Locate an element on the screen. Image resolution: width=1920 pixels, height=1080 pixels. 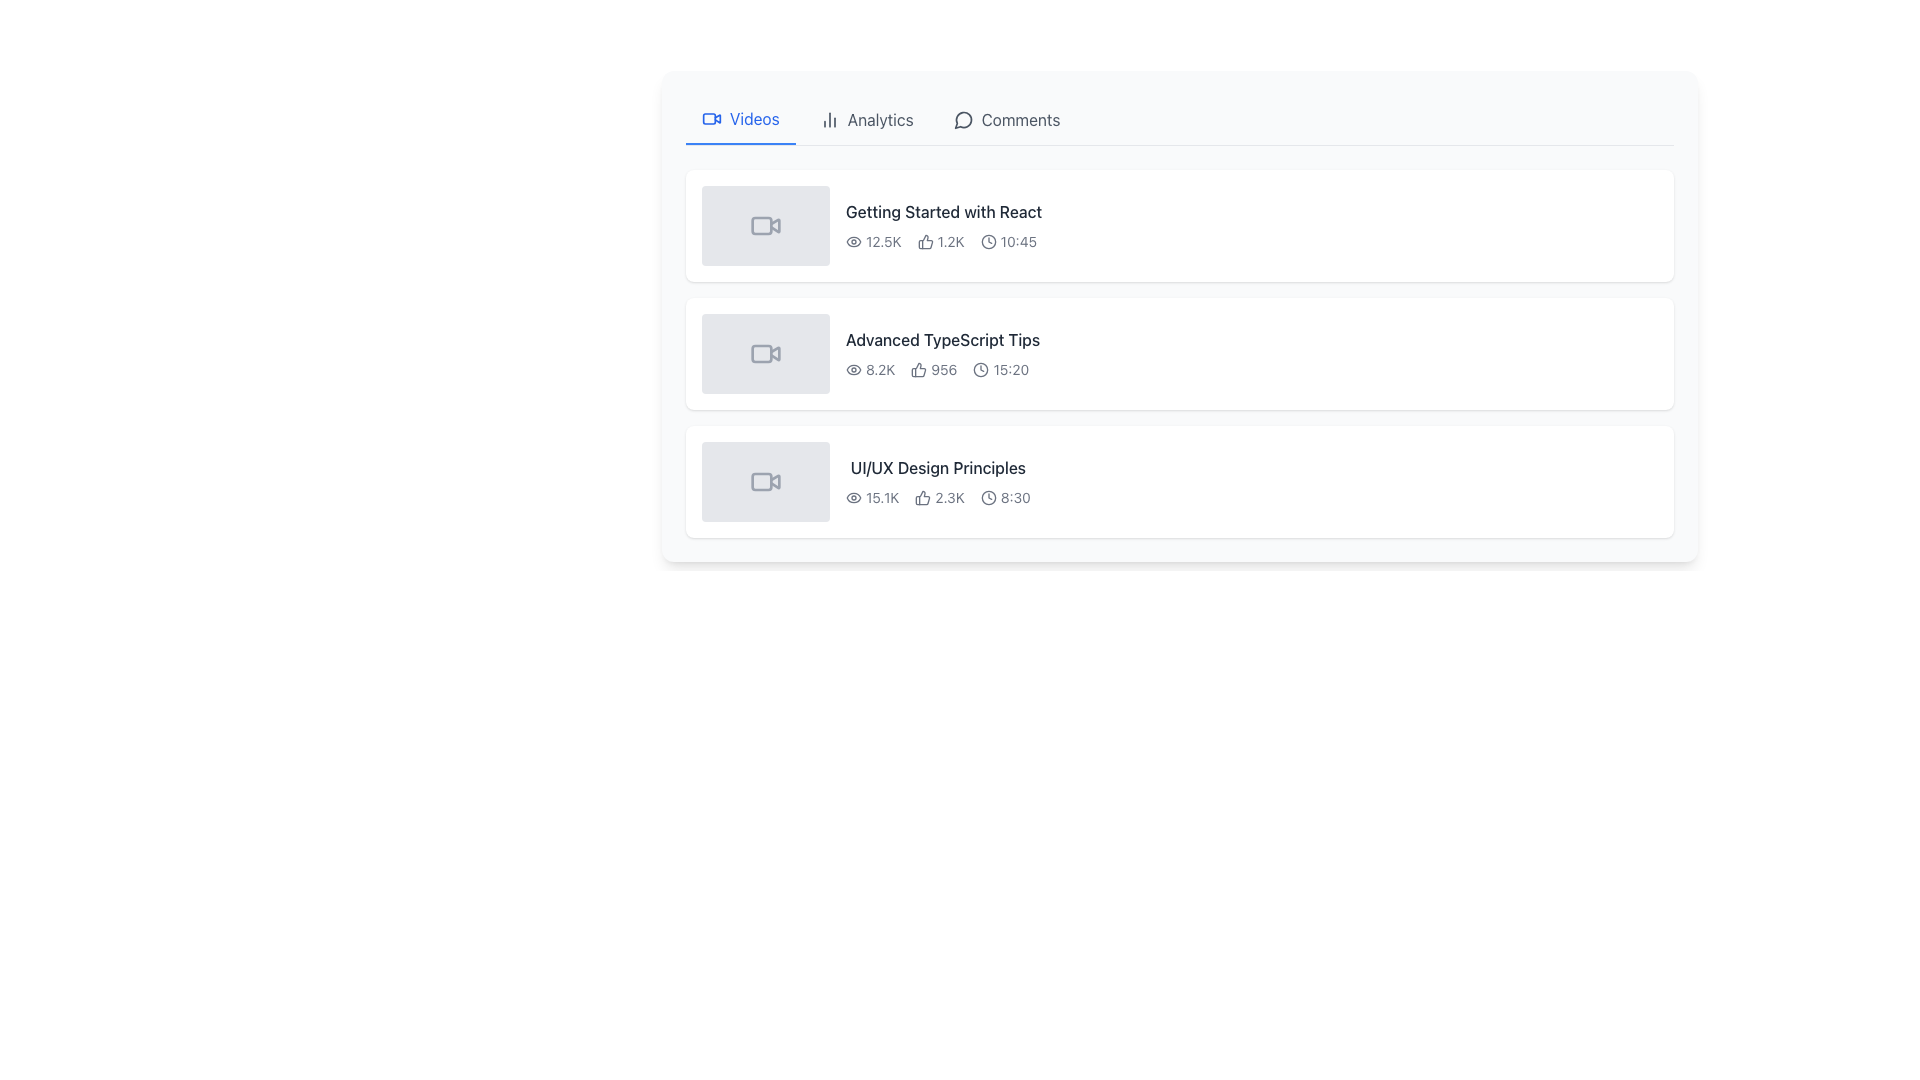
to select the first video card in the vertically stacked list of video cards is located at coordinates (1180, 225).